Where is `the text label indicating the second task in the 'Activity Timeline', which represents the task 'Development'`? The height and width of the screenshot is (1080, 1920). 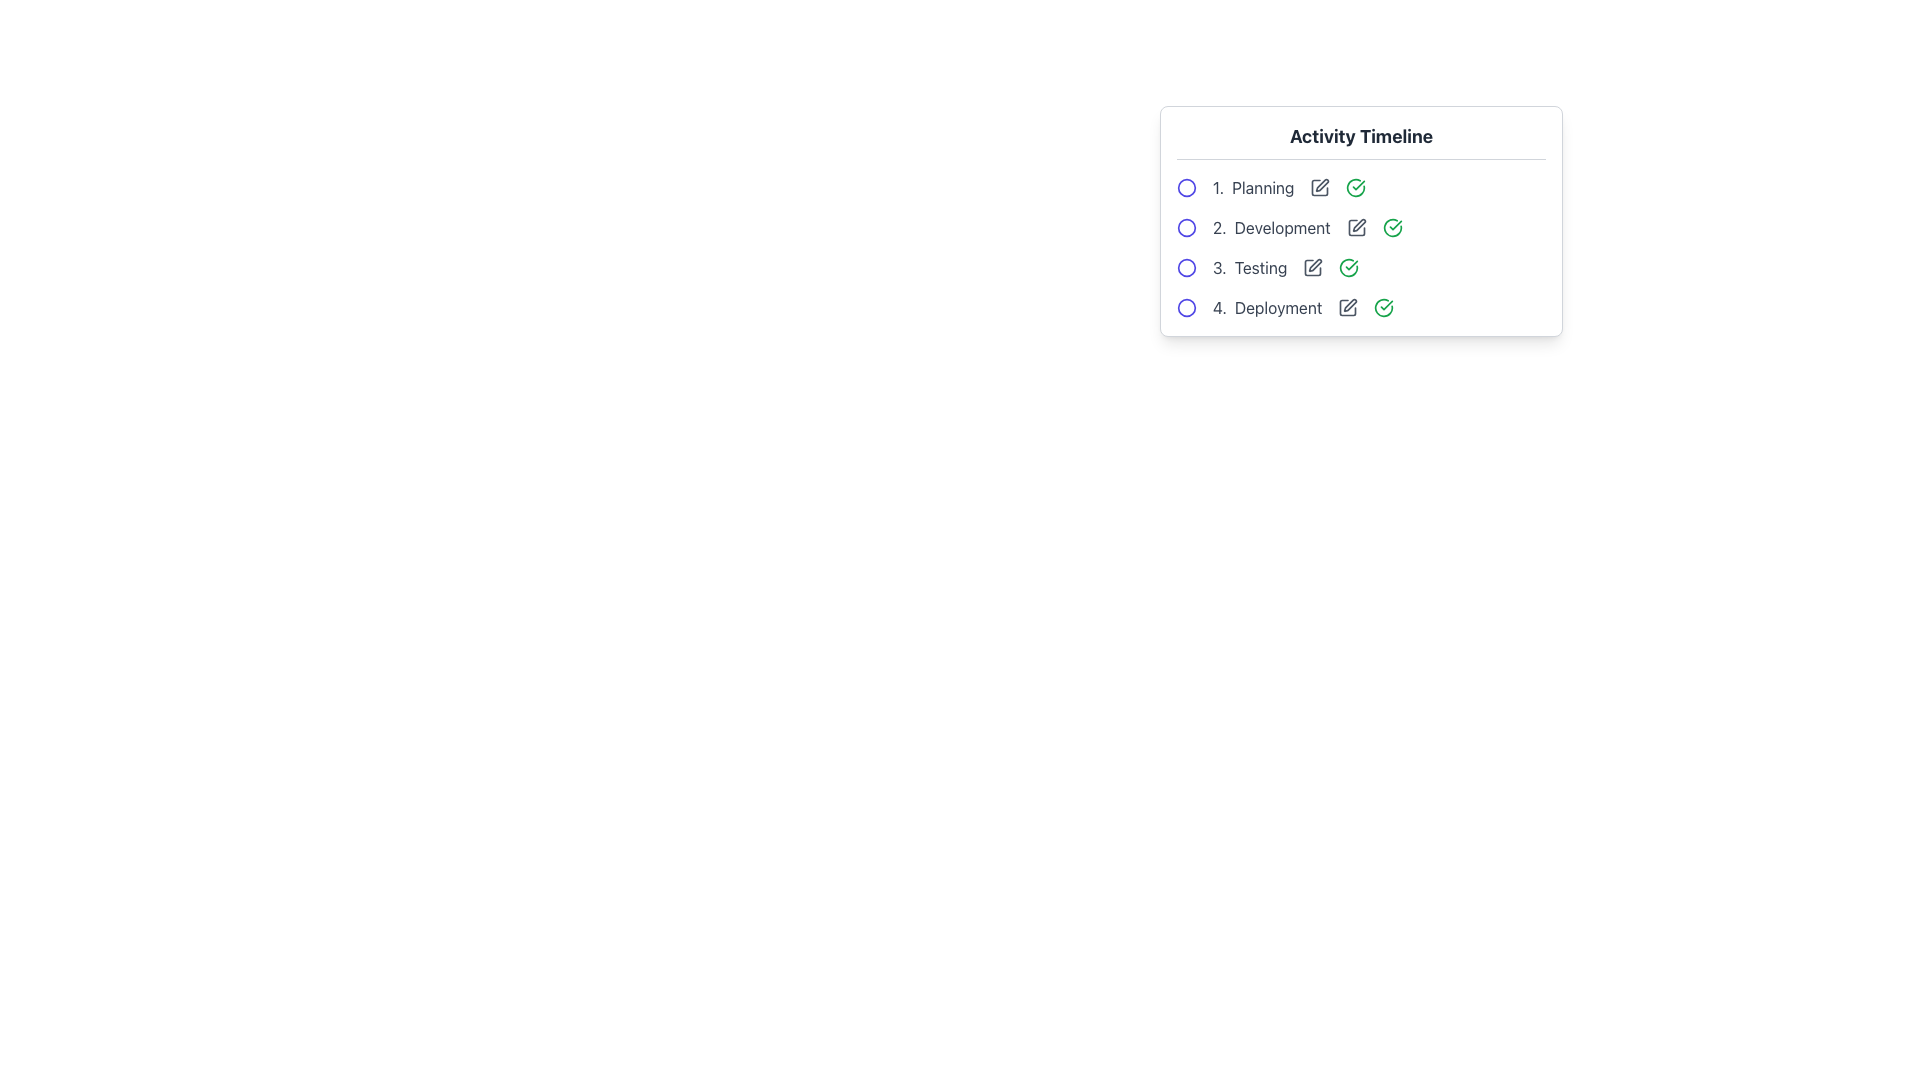 the text label indicating the second task in the 'Activity Timeline', which represents the task 'Development' is located at coordinates (1218, 226).